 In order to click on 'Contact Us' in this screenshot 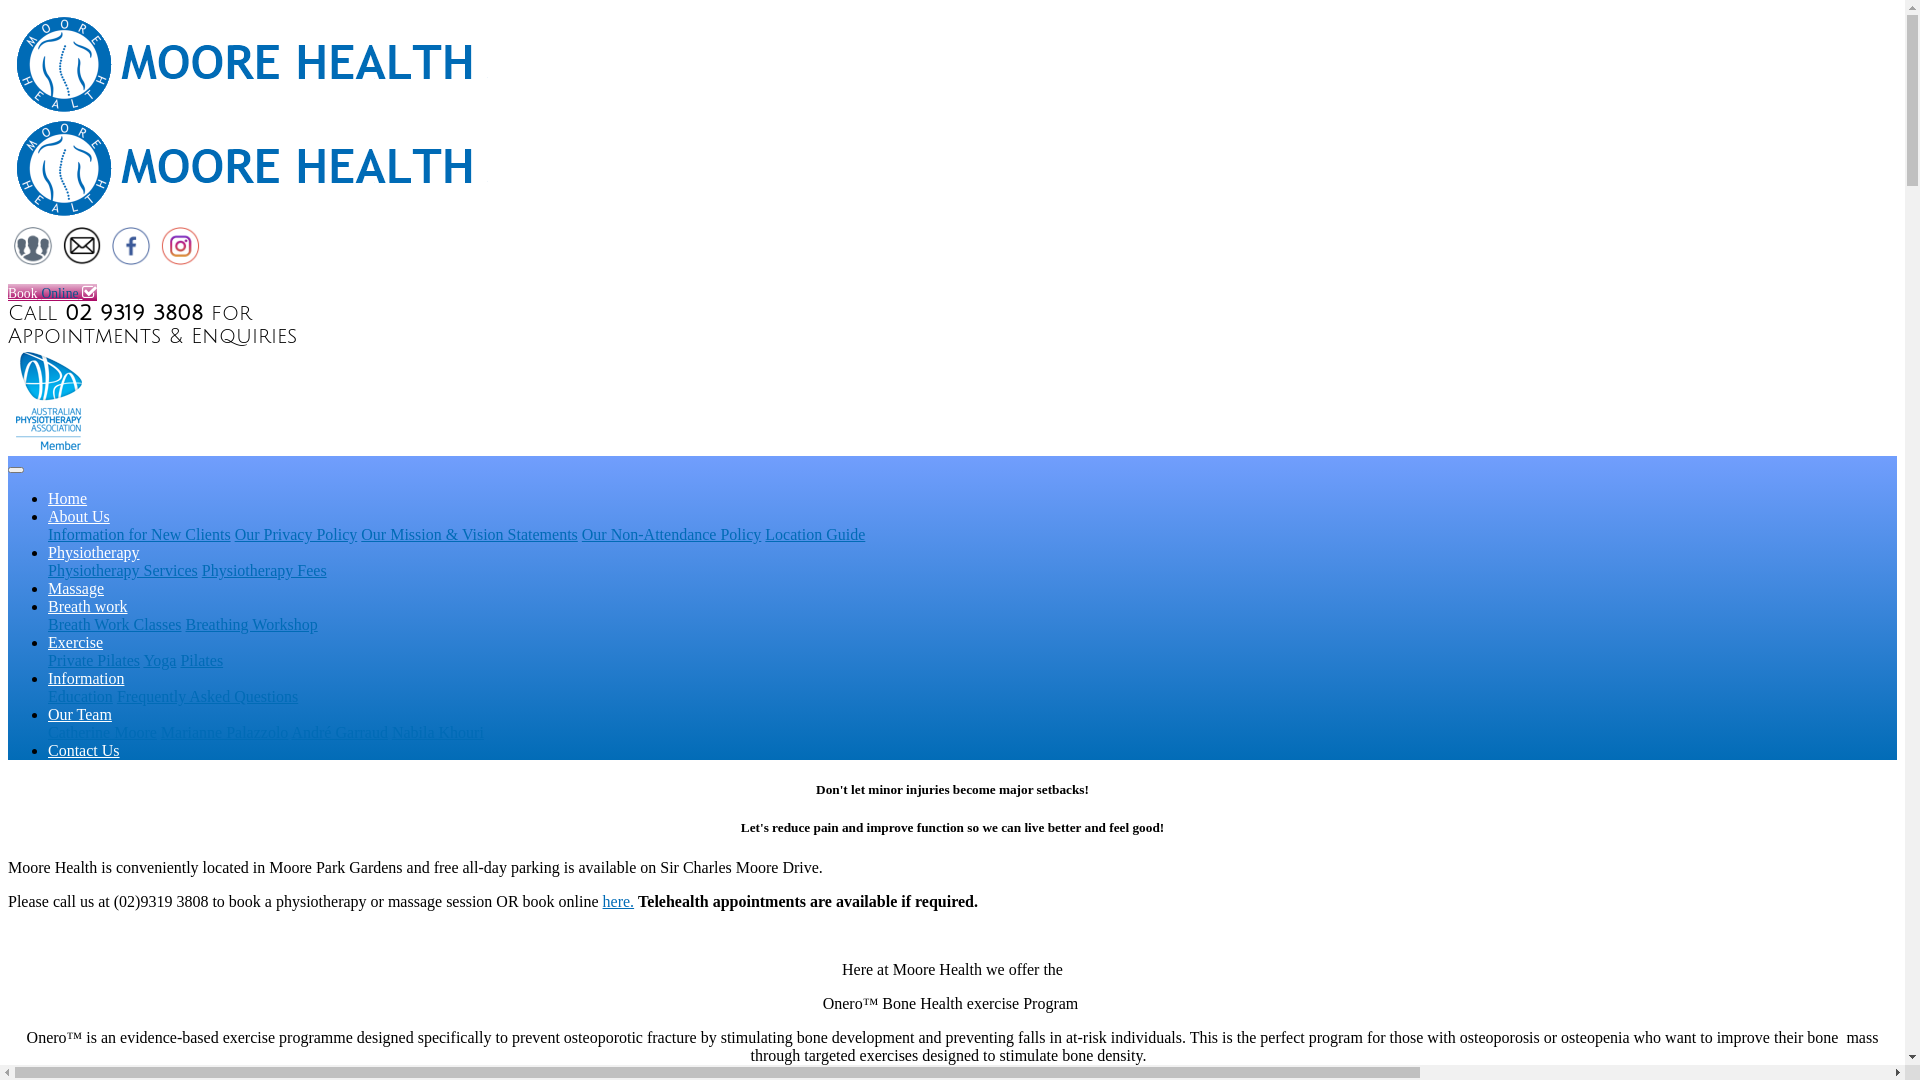, I will do `click(48, 750)`.